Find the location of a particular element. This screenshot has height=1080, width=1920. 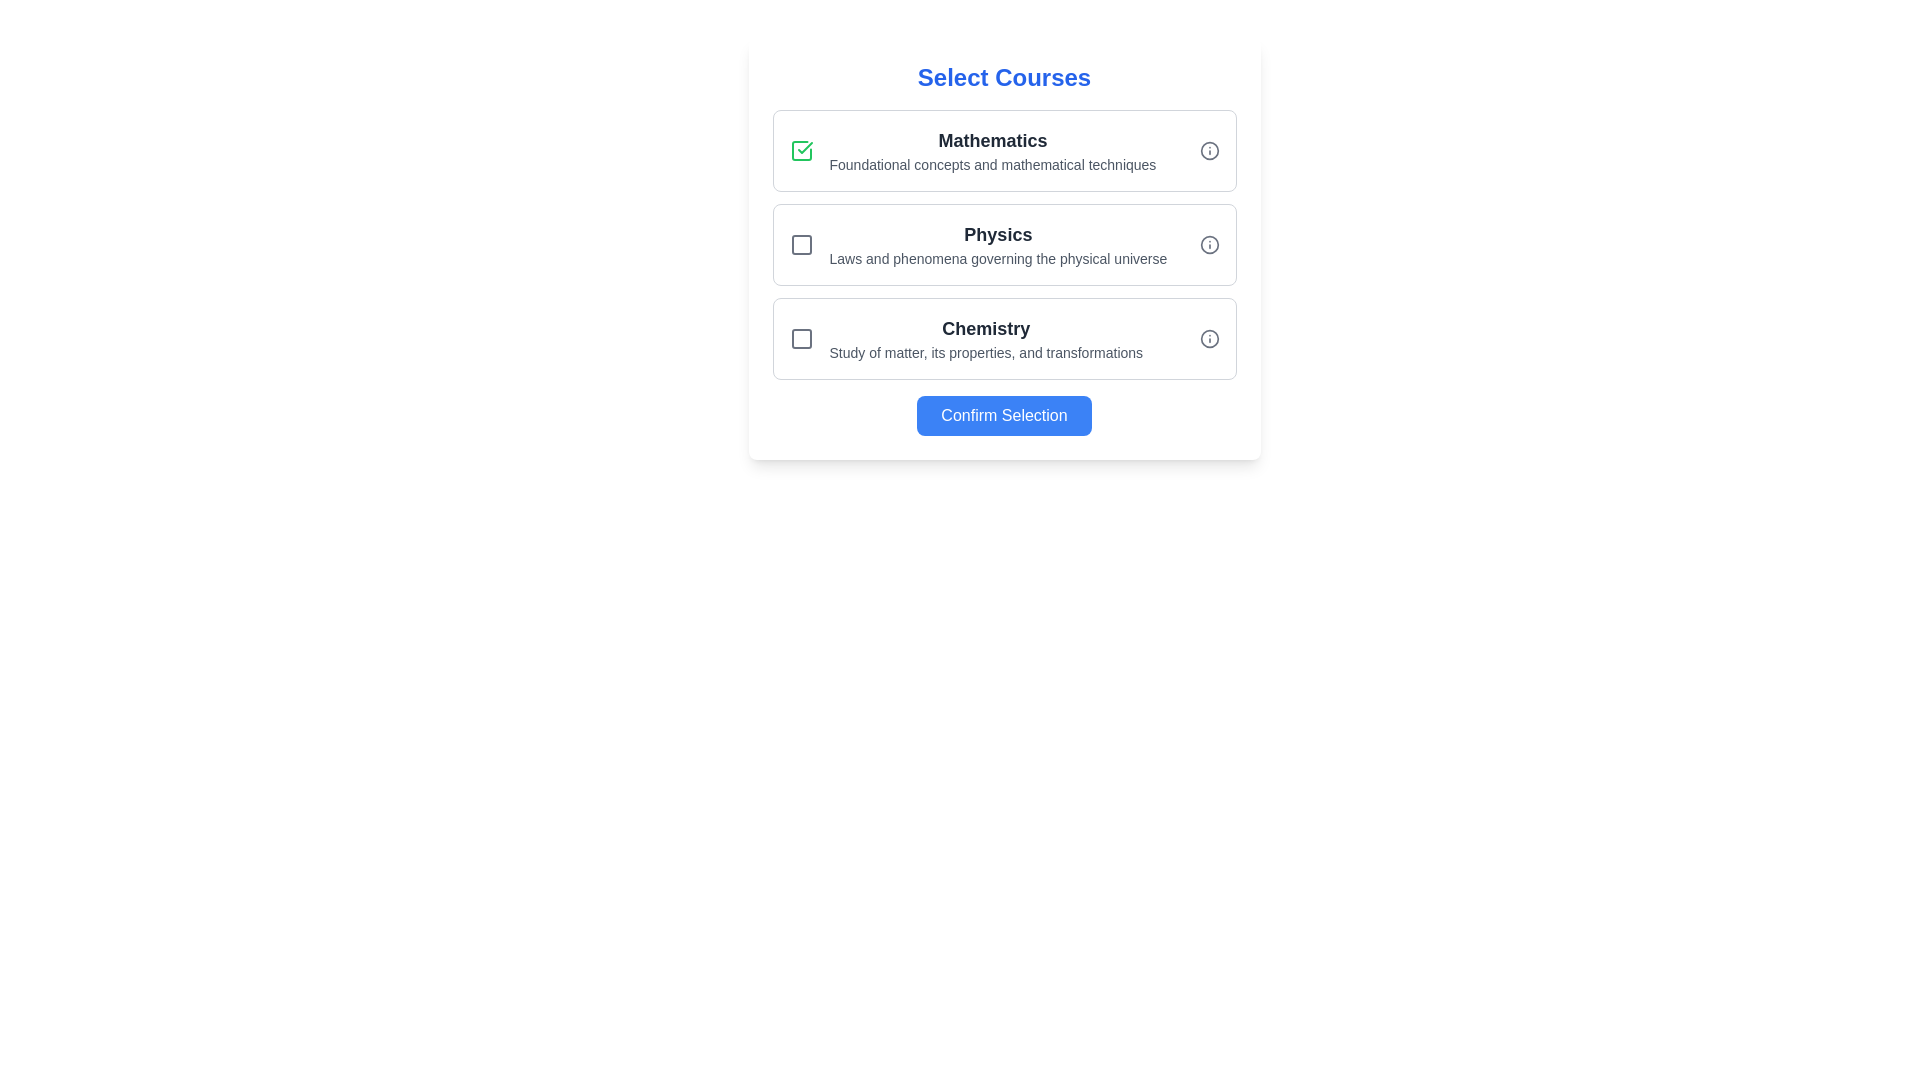

the 'Physics' text label which displays the course name in the second course selection card, positioned above the descriptive text and aligned with the checkbox and information icon is located at coordinates (998, 234).